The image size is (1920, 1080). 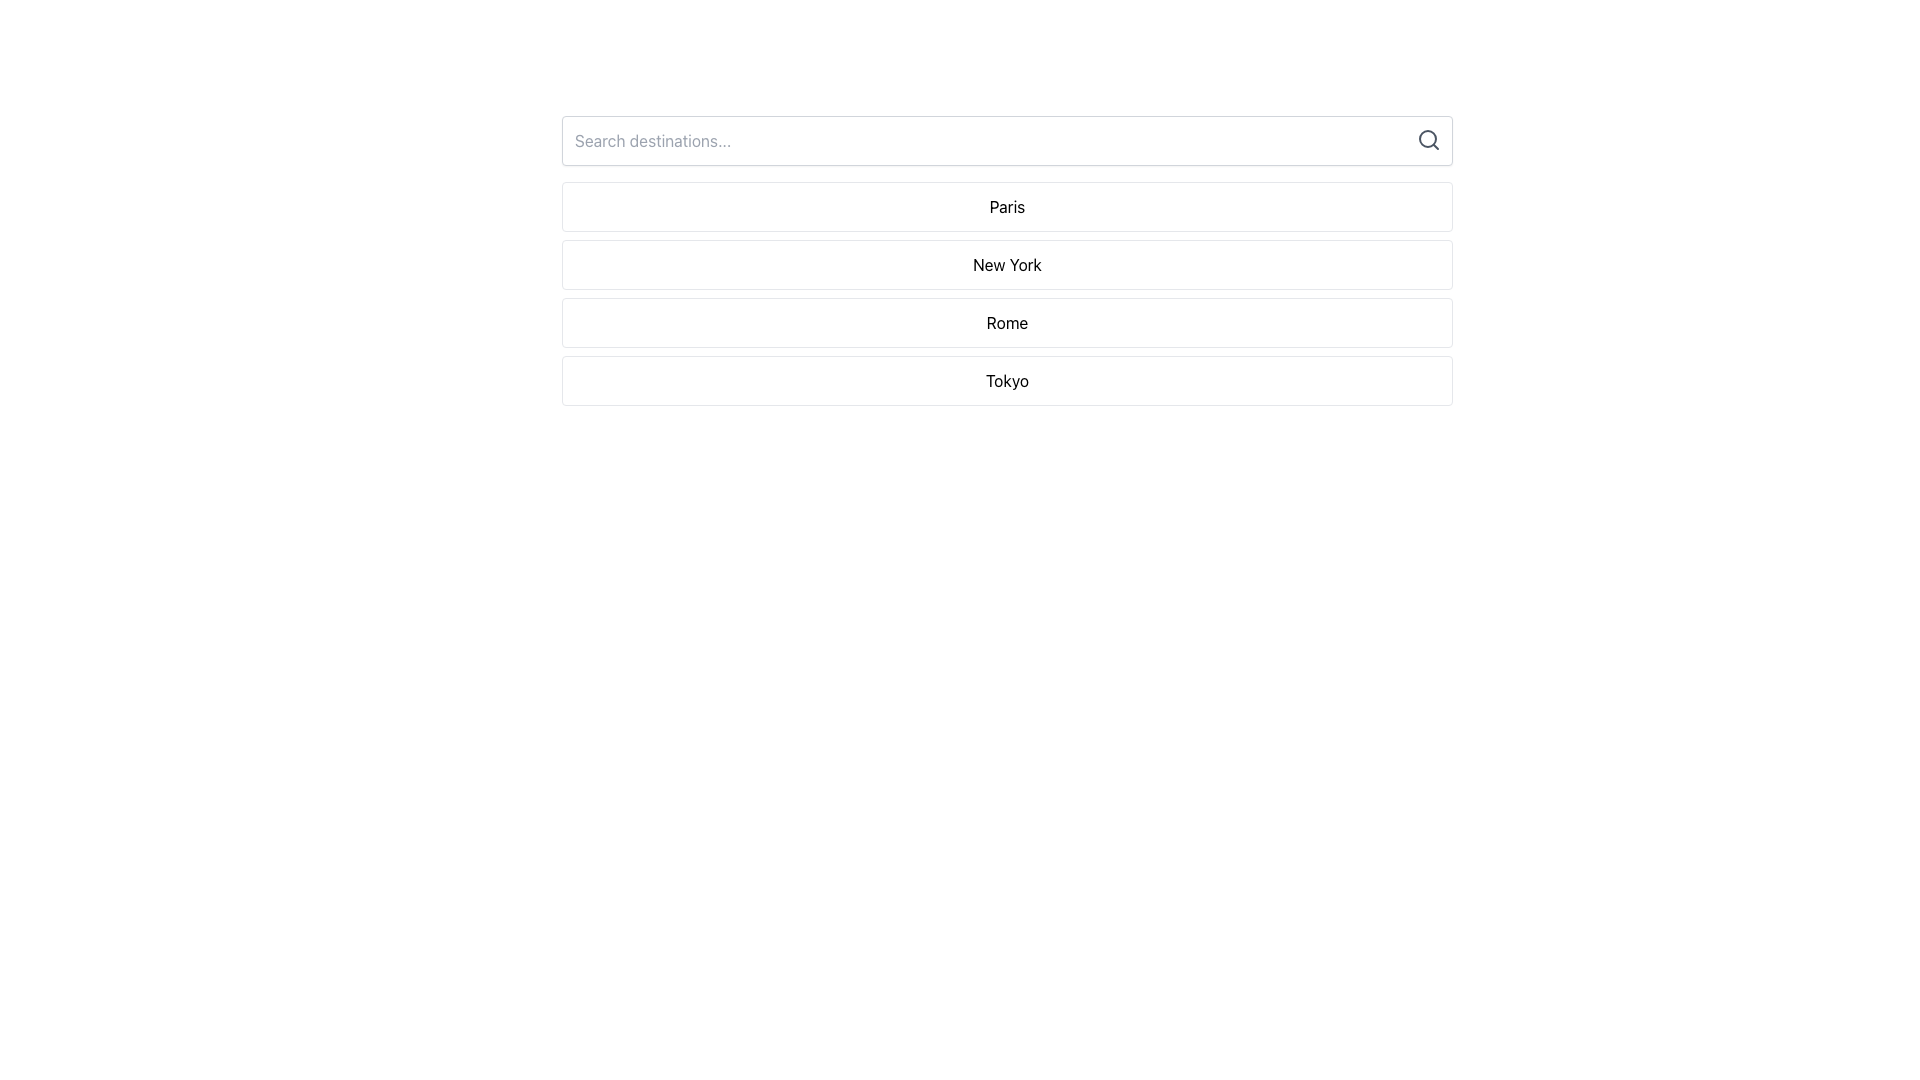 I want to click on the selectable list item labeled 'New York', so click(x=1007, y=293).